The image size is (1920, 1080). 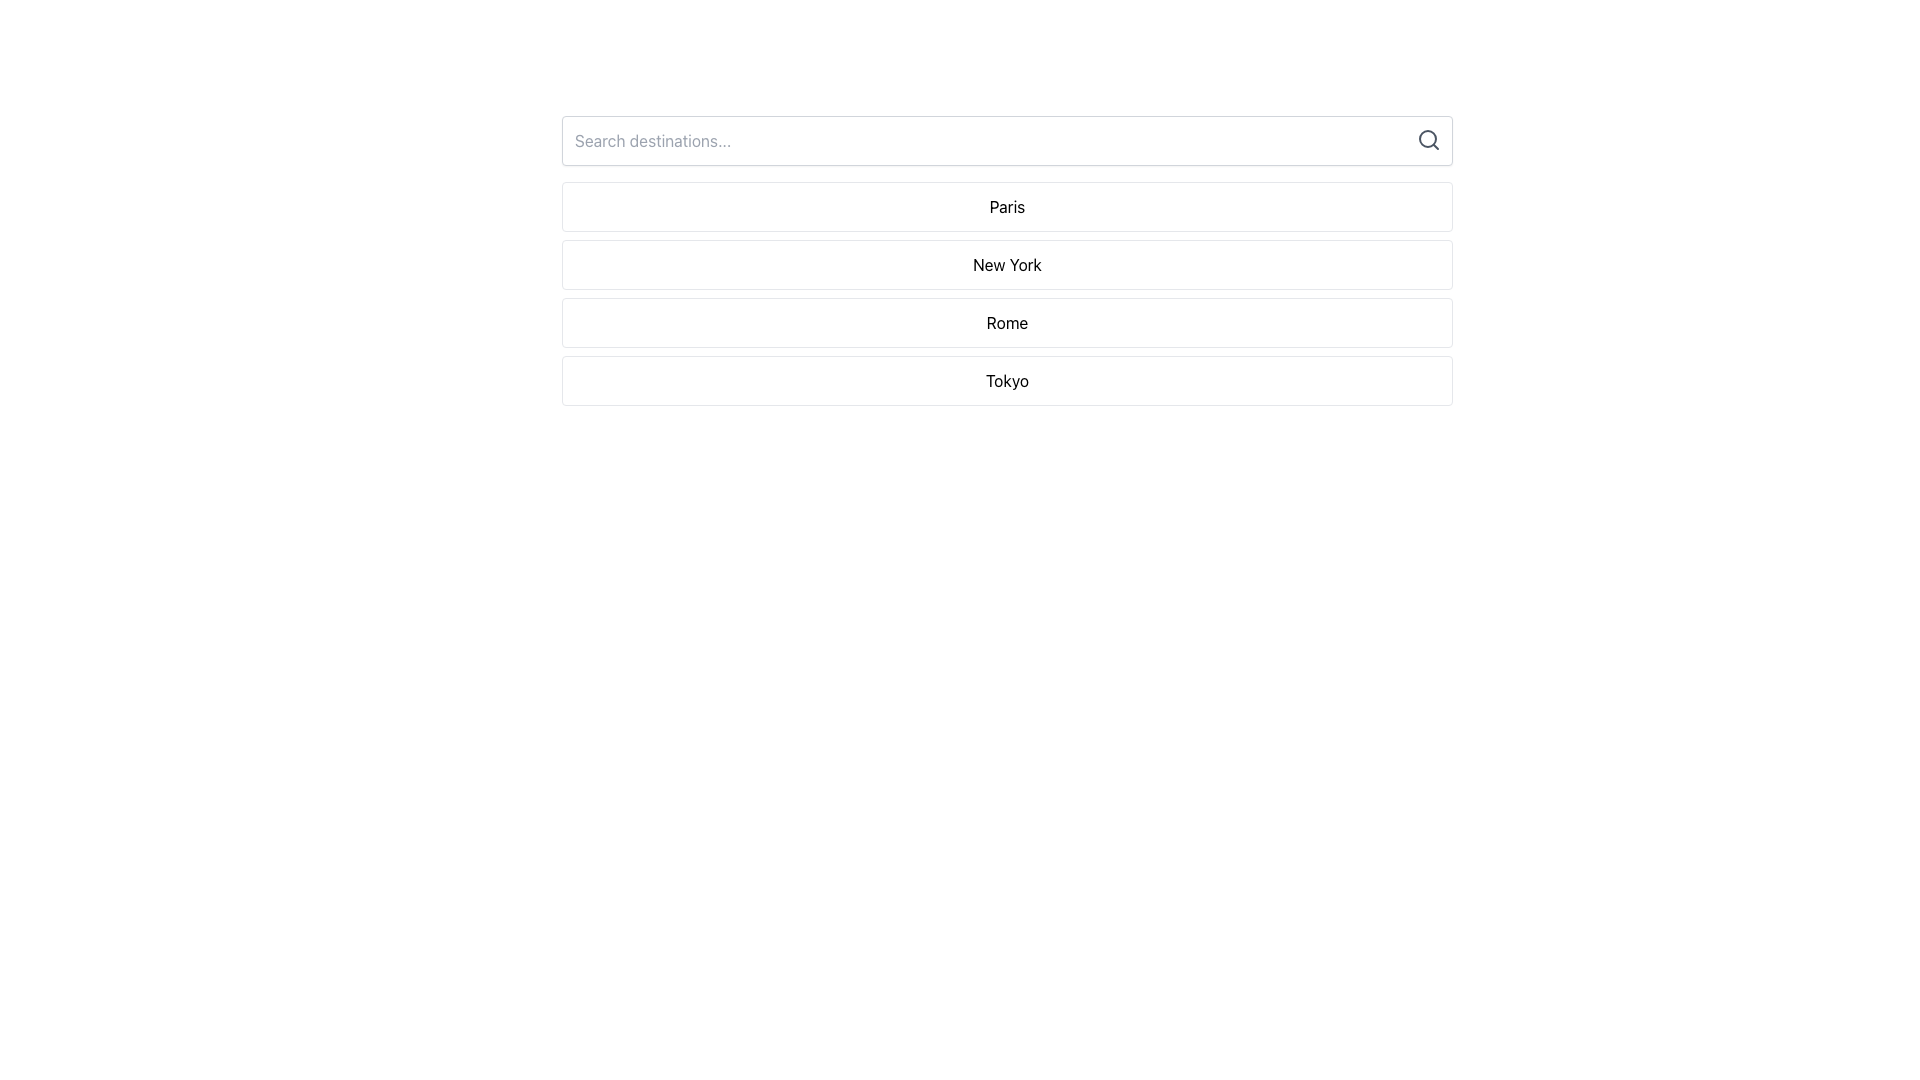 I want to click on the selectable list item labeled 'New York', so click(x=1007, y=293).